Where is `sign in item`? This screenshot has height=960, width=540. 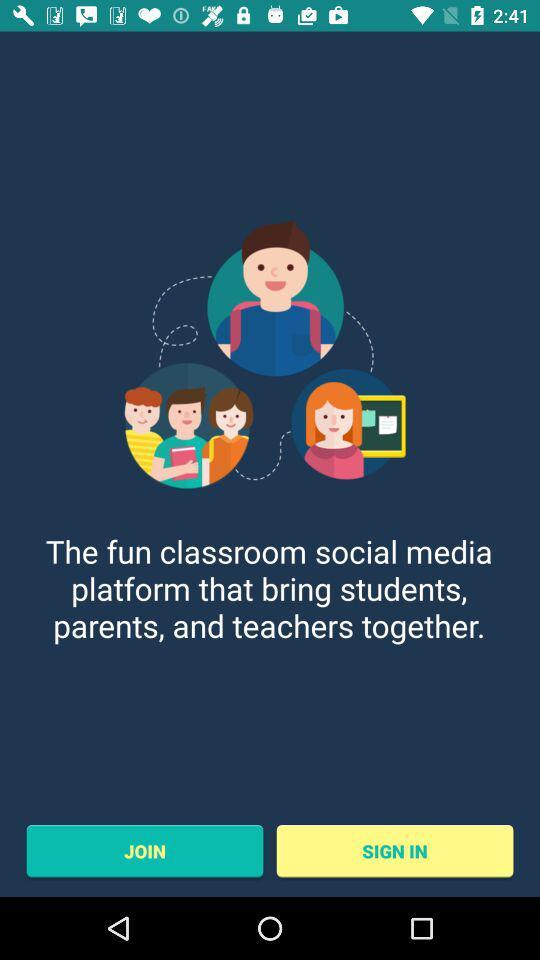
sign in item is located at coordinates (395, 850).